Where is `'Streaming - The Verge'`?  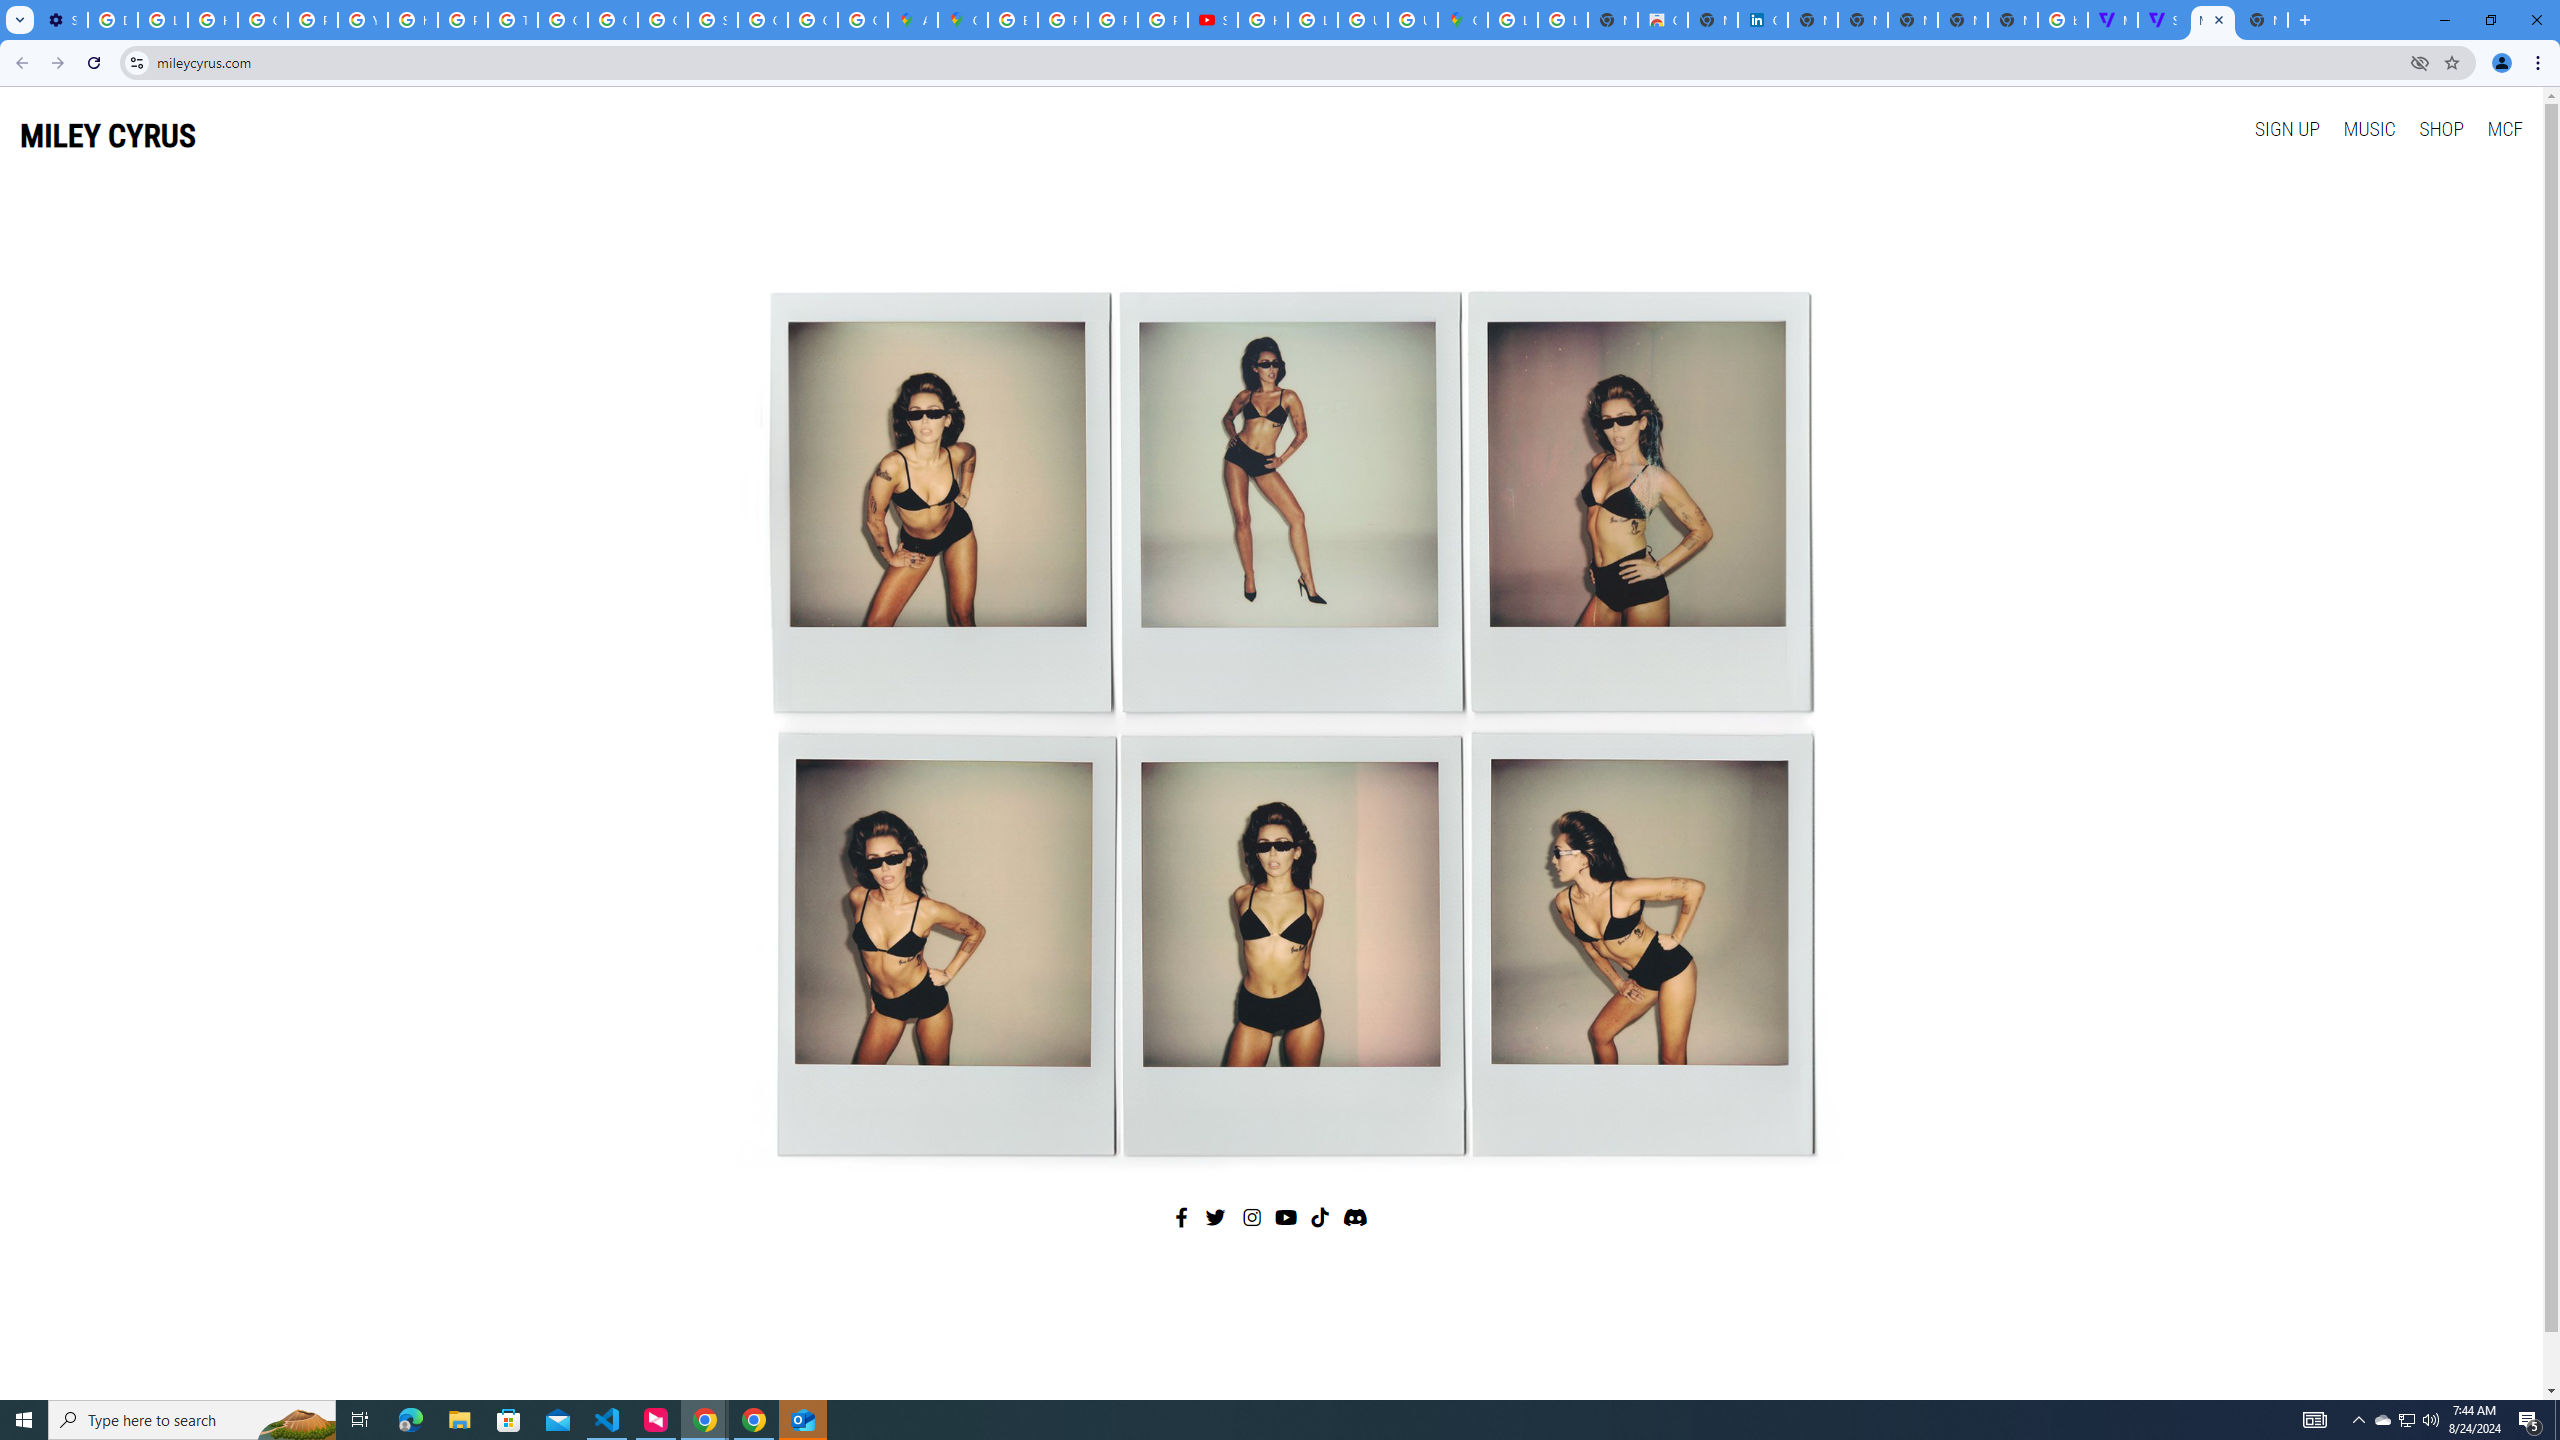 'Streaming - The Verge' is located at coordinates (2162, 19).